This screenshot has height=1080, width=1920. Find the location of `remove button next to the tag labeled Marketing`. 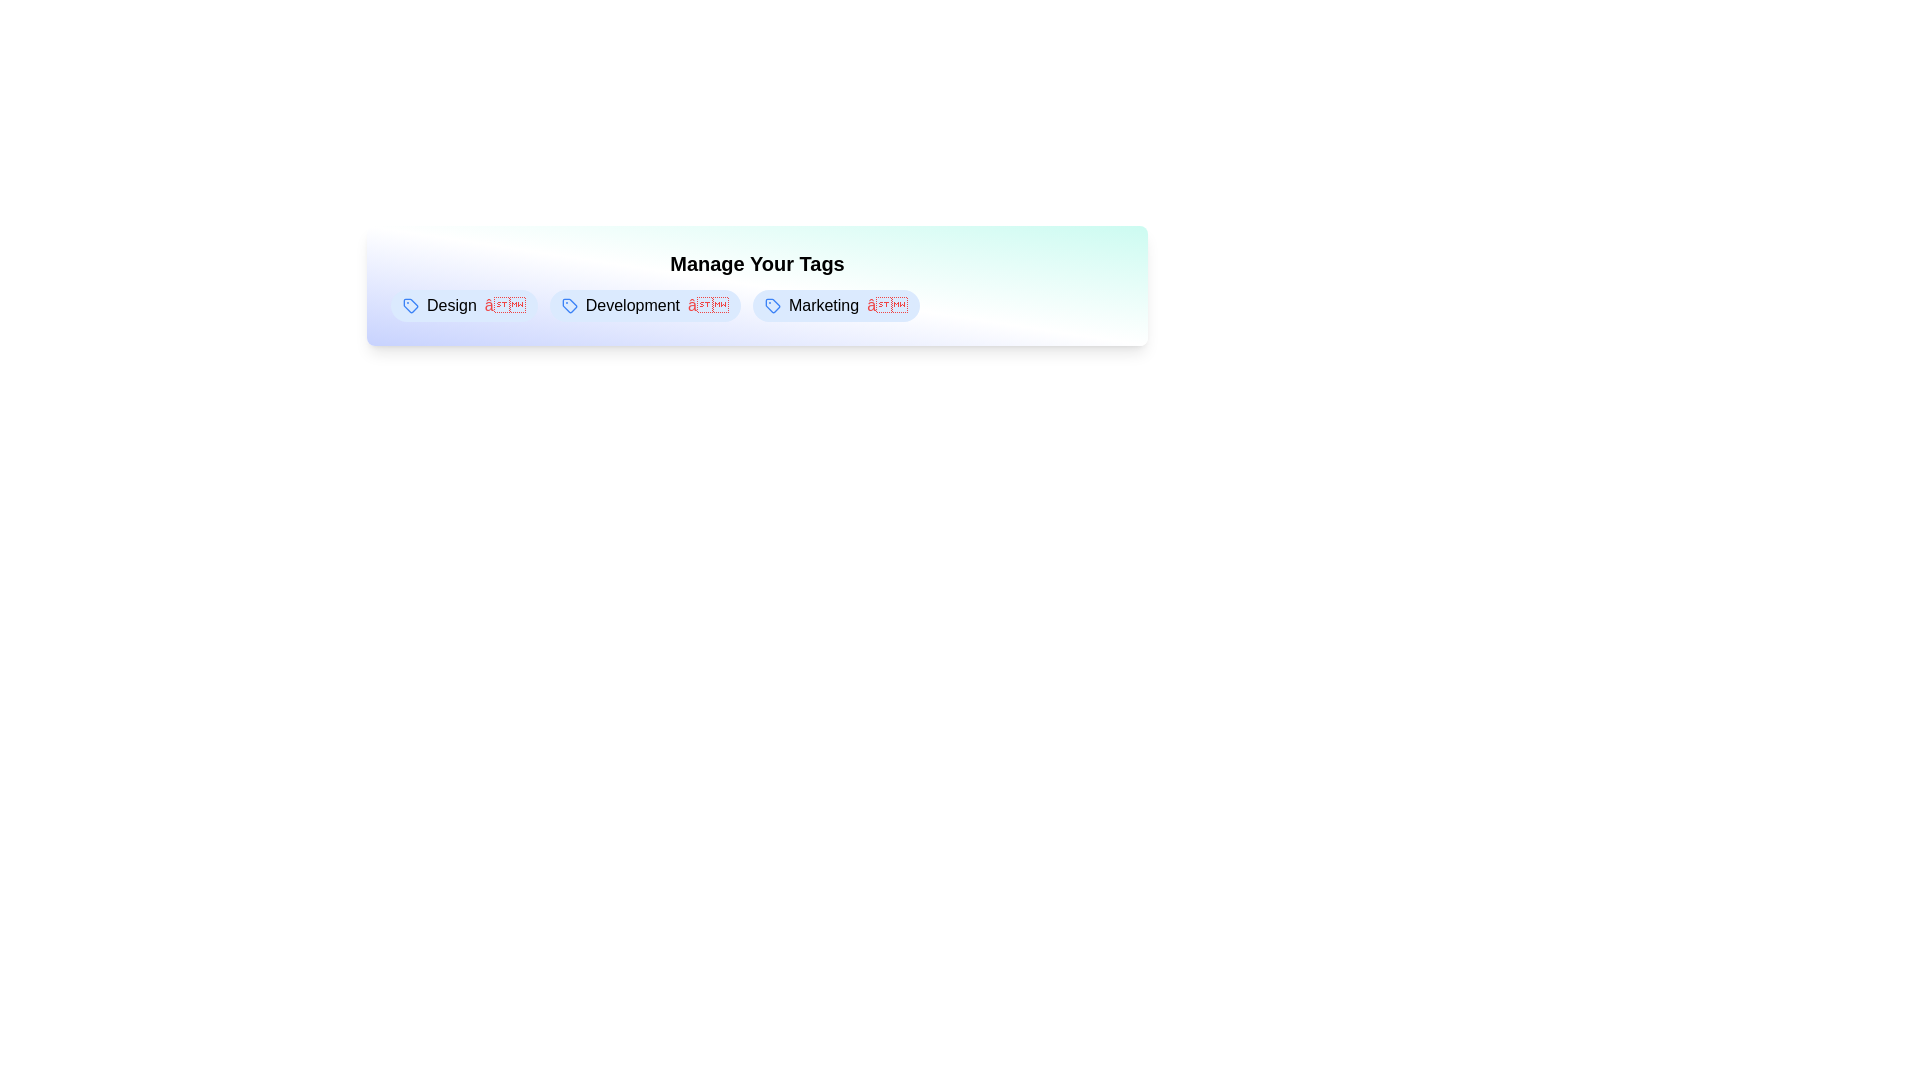

remove button next to the tag labeled Marketing is located at coordinates (886, 305).